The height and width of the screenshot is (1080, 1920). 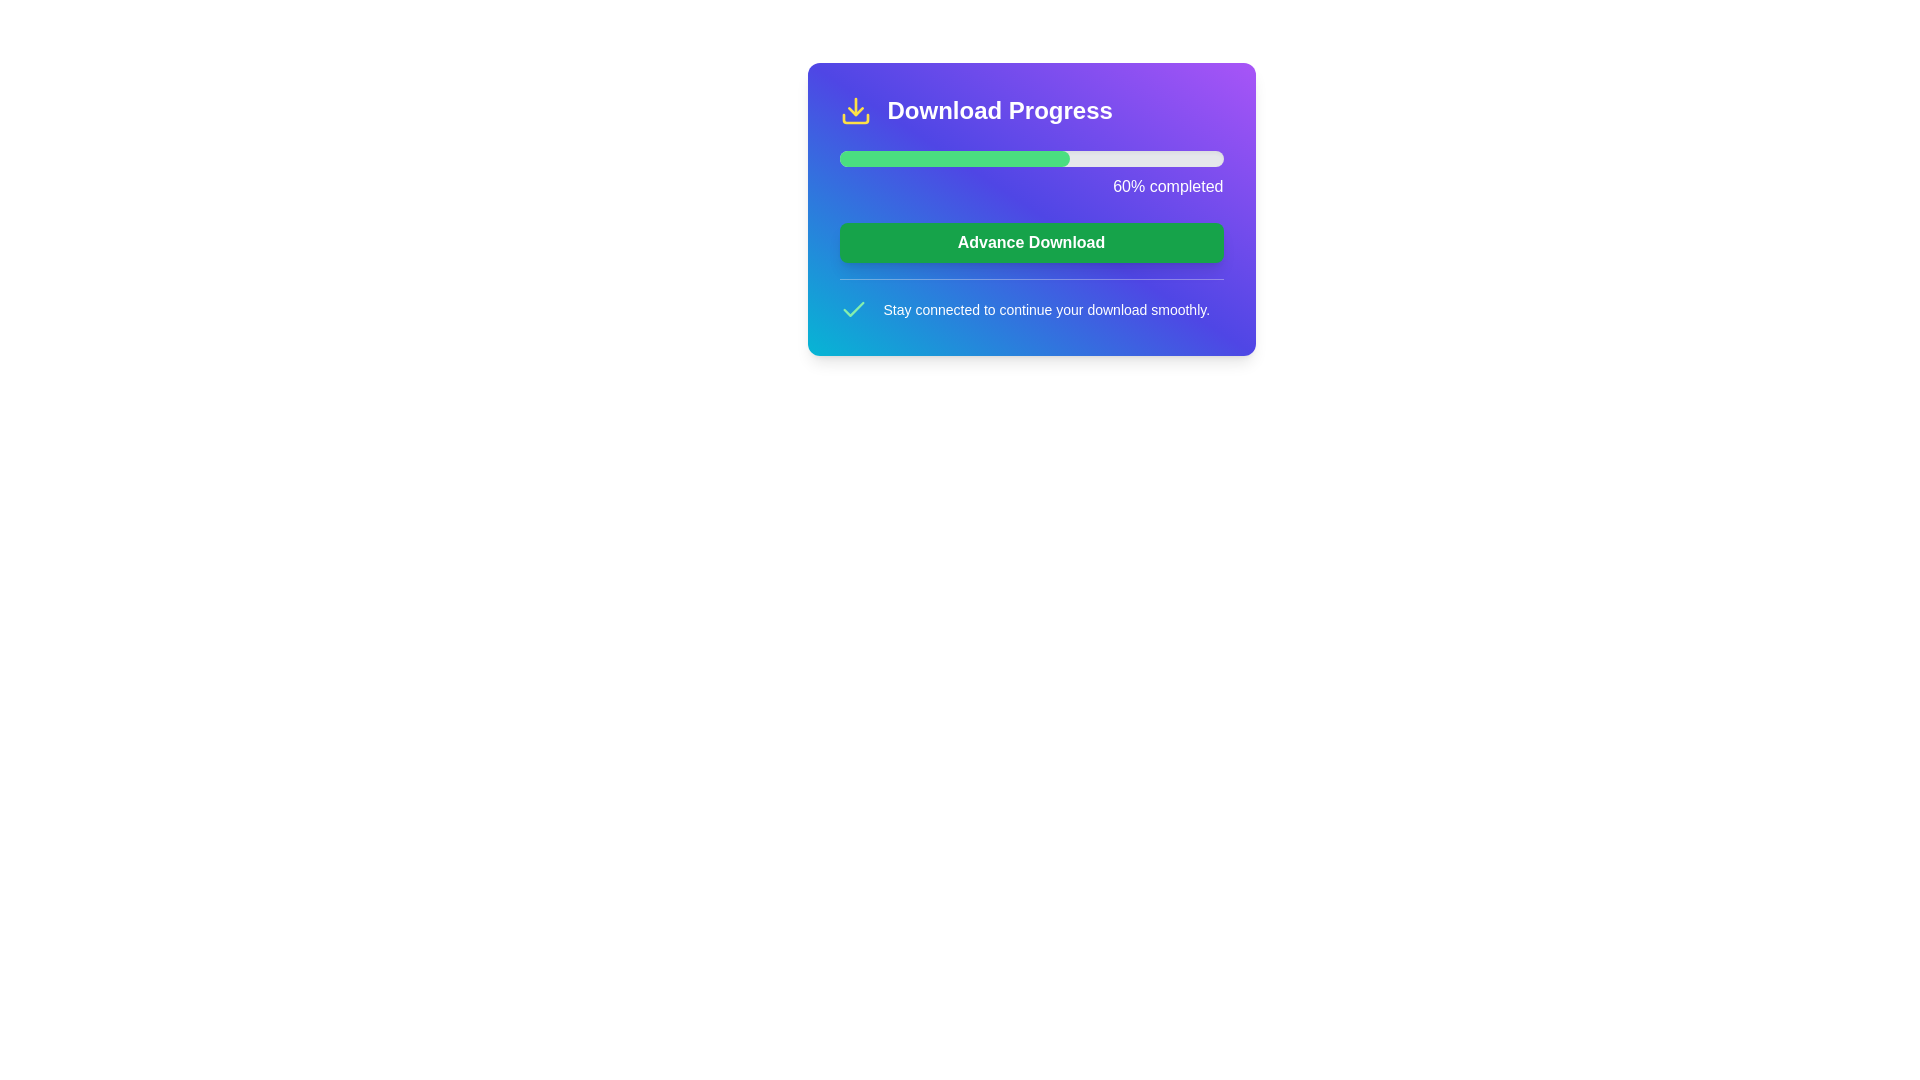 I want to click on the button located below the progress bar and above the text 'Stay connected, so click(x=1031, y=242).